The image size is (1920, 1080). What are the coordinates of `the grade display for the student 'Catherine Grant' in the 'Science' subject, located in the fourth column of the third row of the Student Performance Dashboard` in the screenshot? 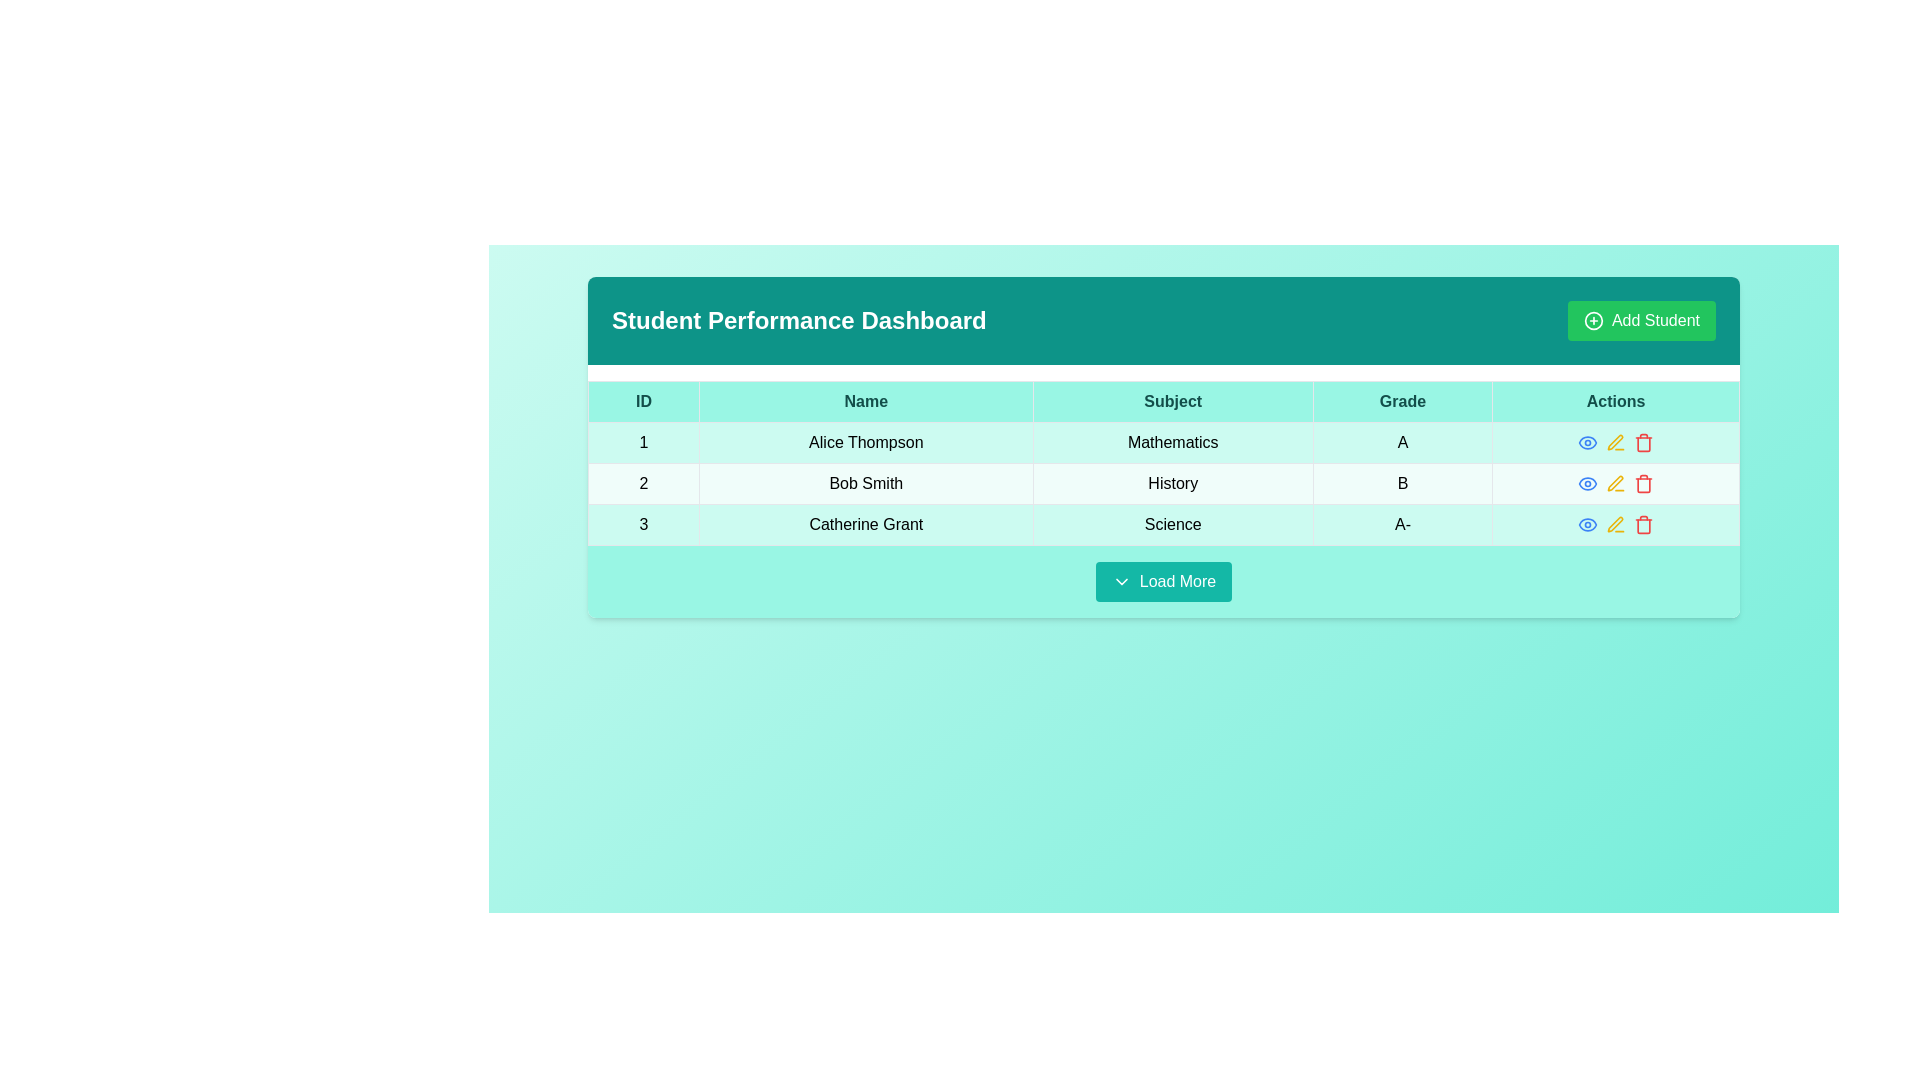 It's located at (1401, 523).